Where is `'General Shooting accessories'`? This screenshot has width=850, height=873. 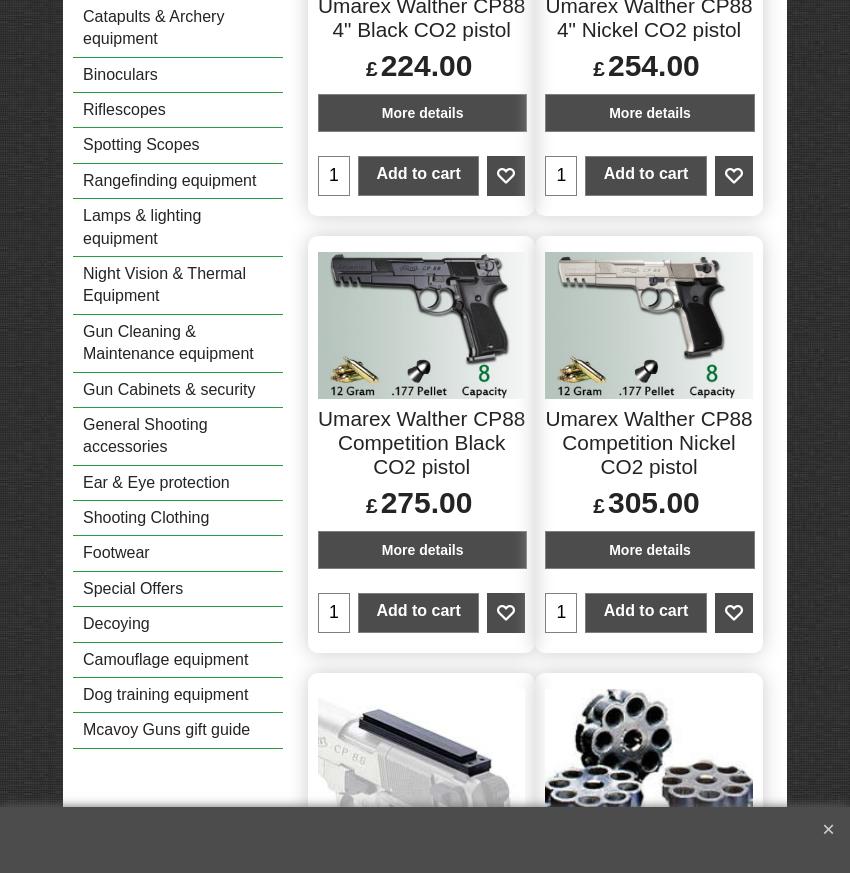
'General Shooting accessories' is located at coordinates (145, 434).